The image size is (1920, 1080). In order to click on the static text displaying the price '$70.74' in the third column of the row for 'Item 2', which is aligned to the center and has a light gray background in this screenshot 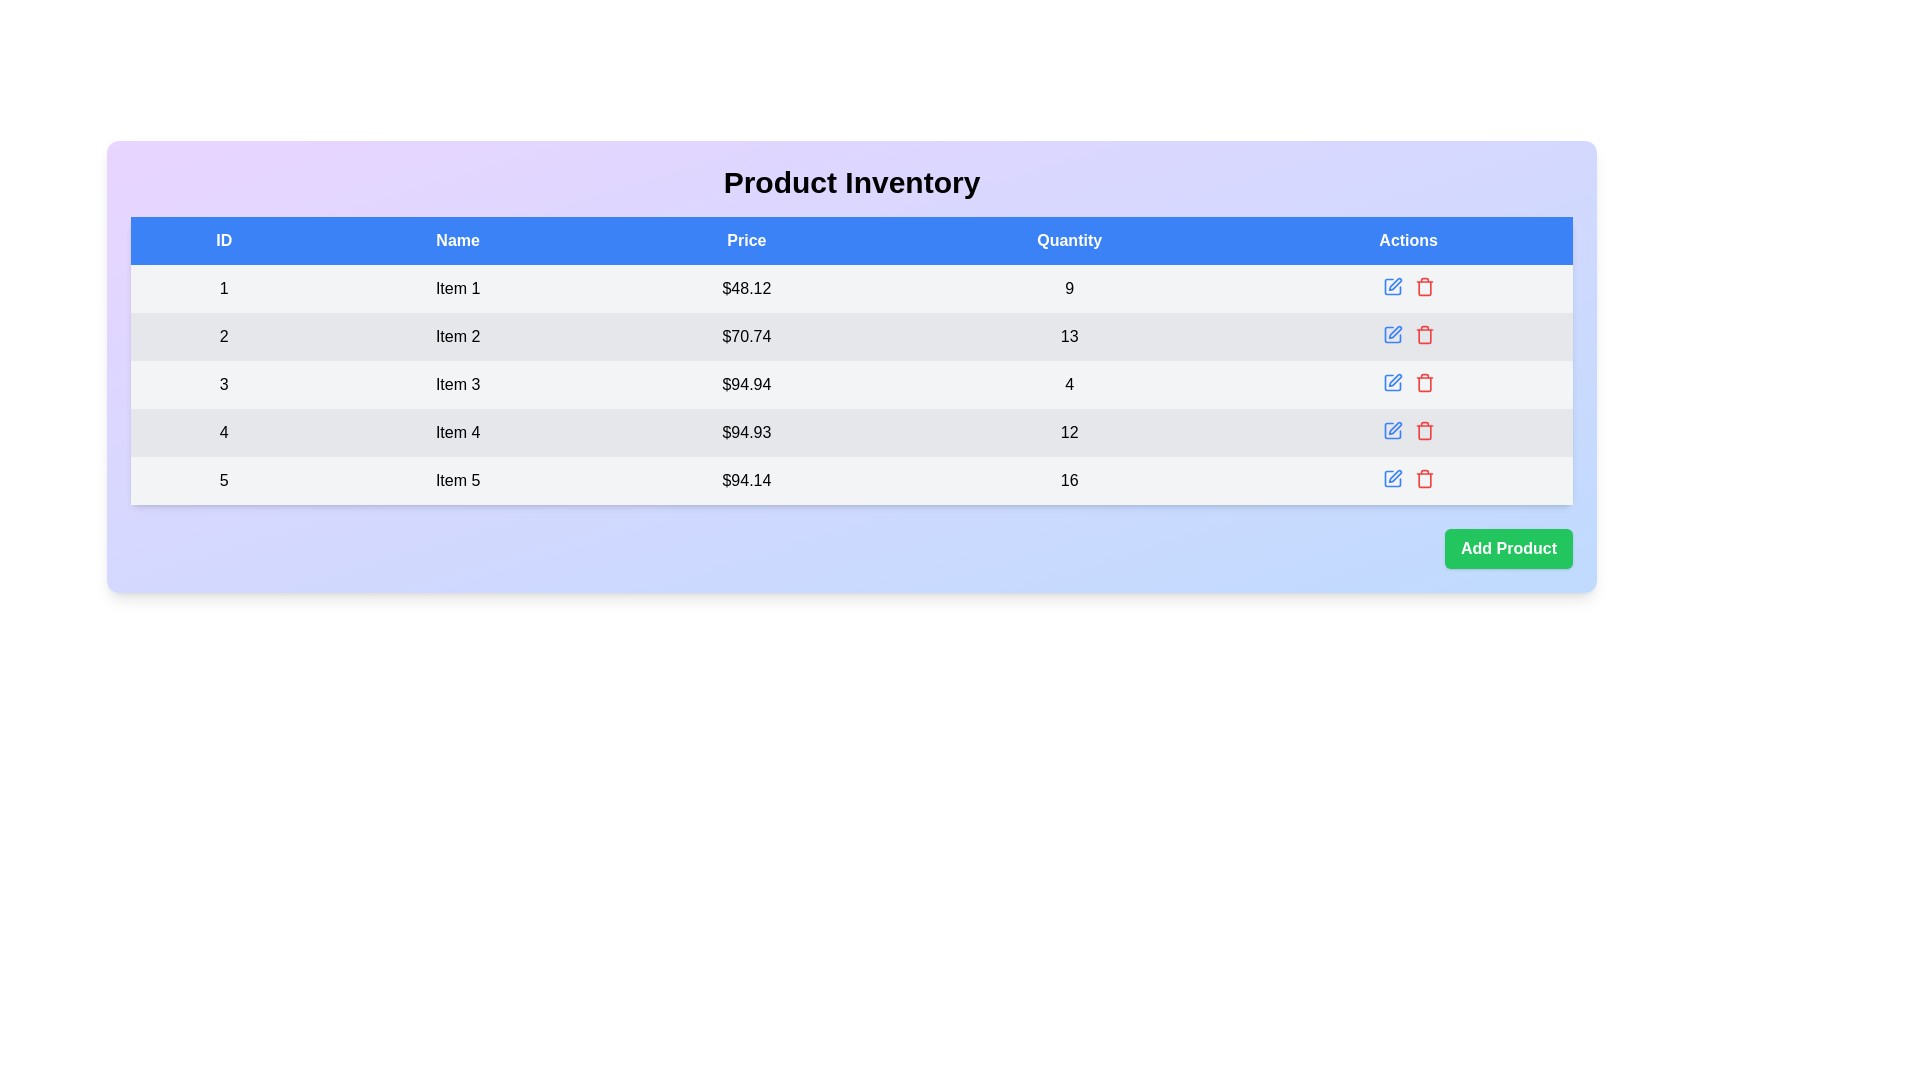, I will do `click(745, 335)`.